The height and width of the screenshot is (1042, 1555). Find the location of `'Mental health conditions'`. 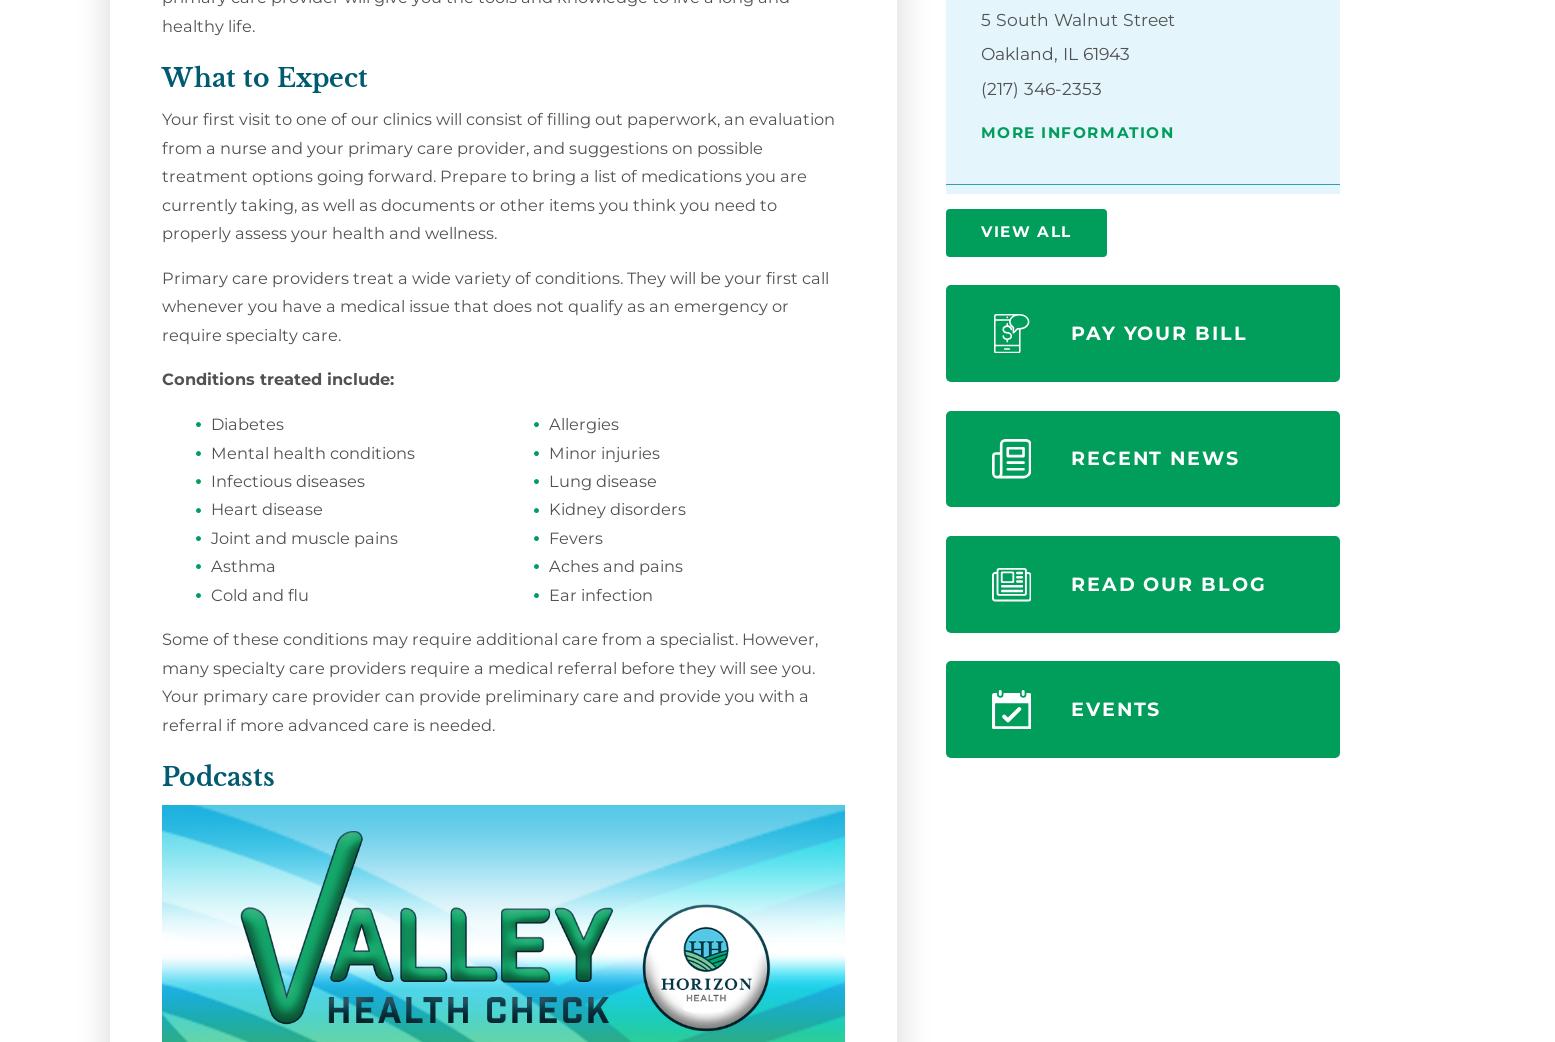

'Mental health conditions' is located at coordinates (310, 452).